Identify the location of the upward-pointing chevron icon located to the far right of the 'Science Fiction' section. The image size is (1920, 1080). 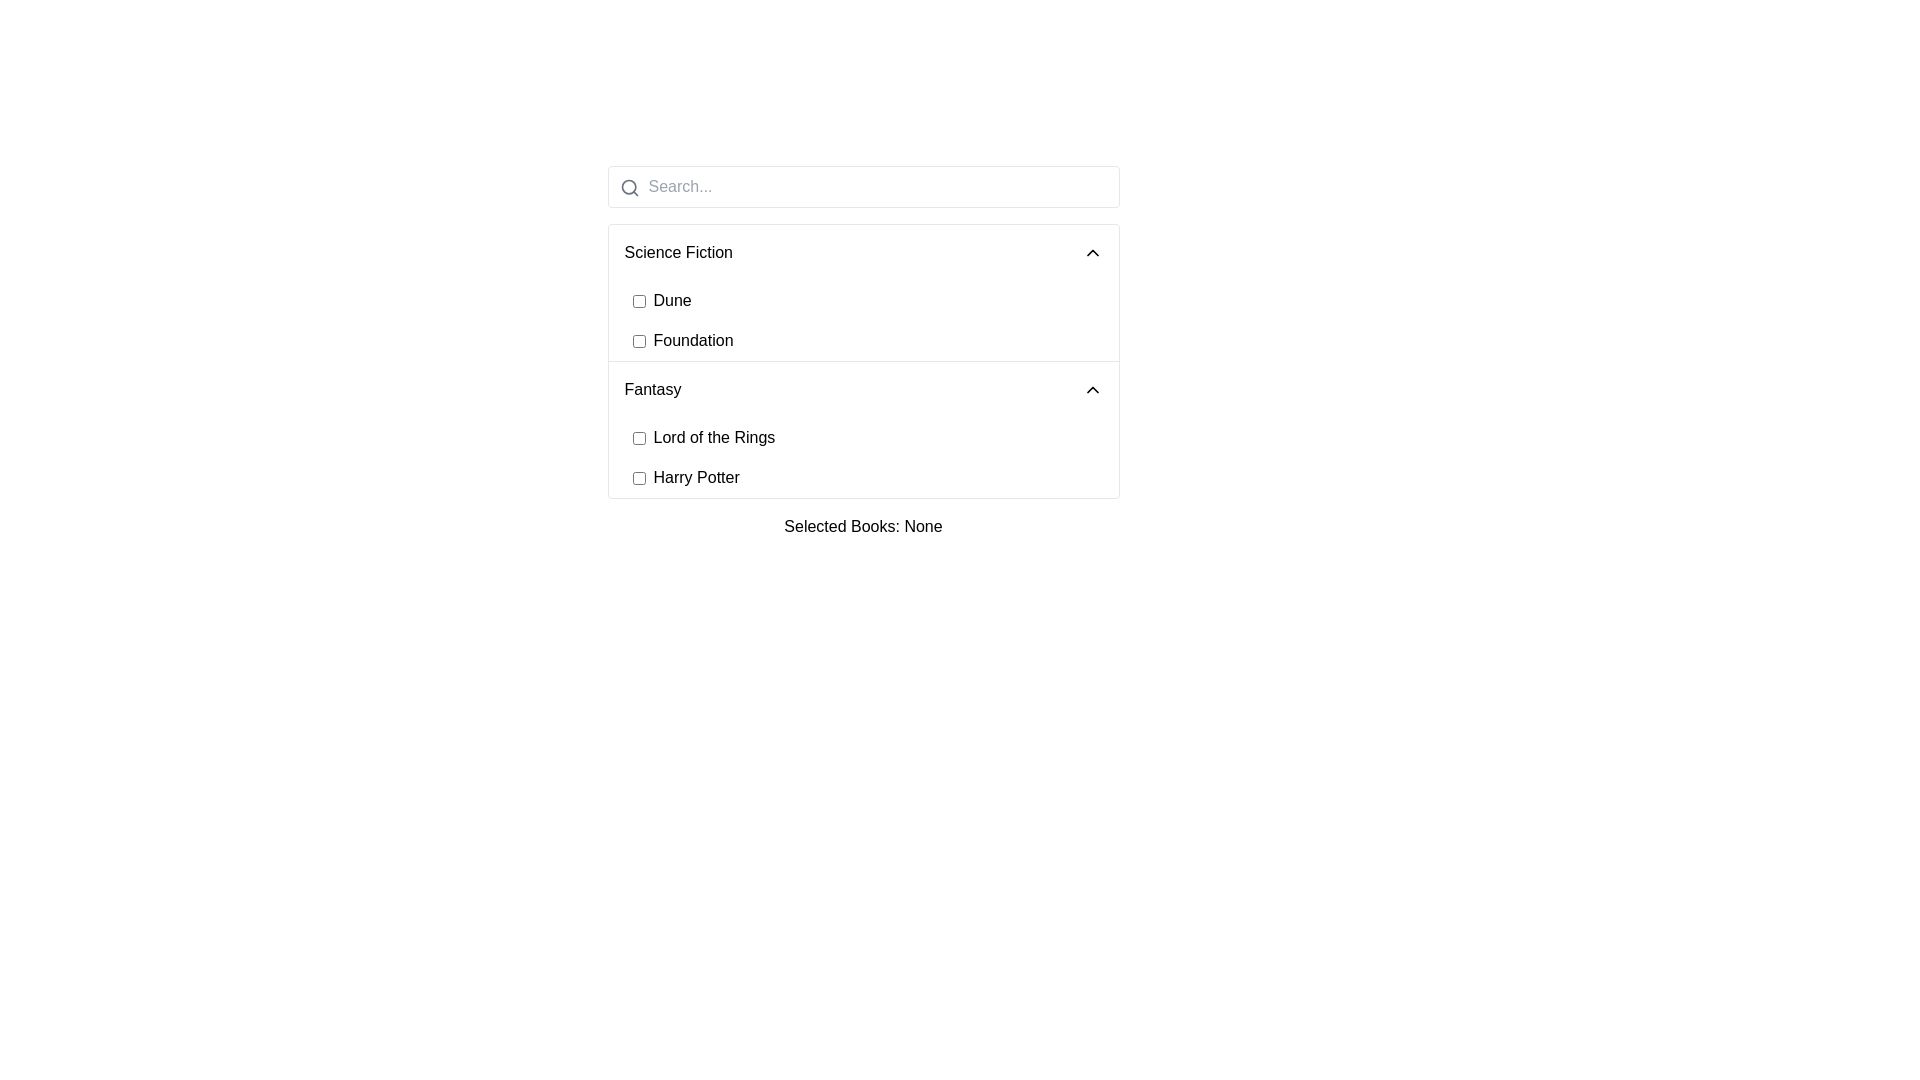
(1091, 252).